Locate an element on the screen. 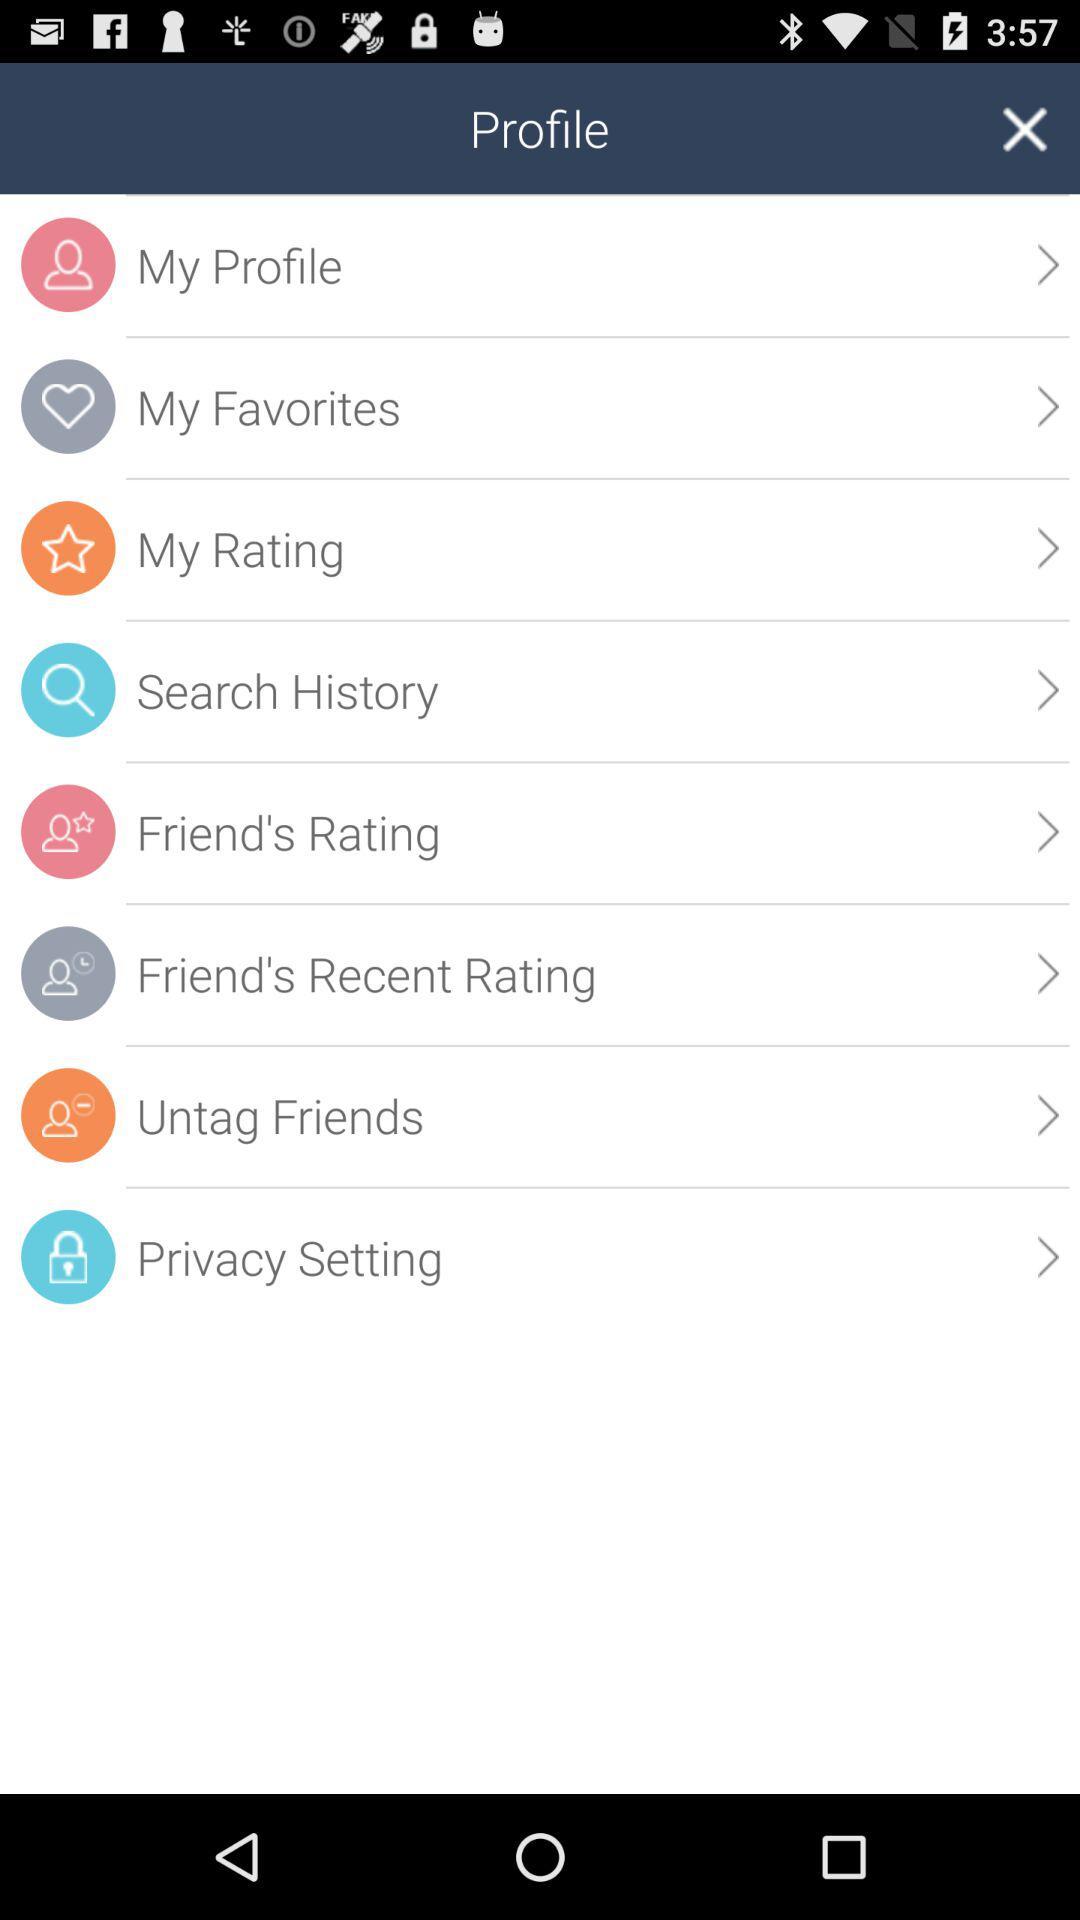 The image size is (1080, 1920). cancel icon at the top is located at coordinates (1023, 128).